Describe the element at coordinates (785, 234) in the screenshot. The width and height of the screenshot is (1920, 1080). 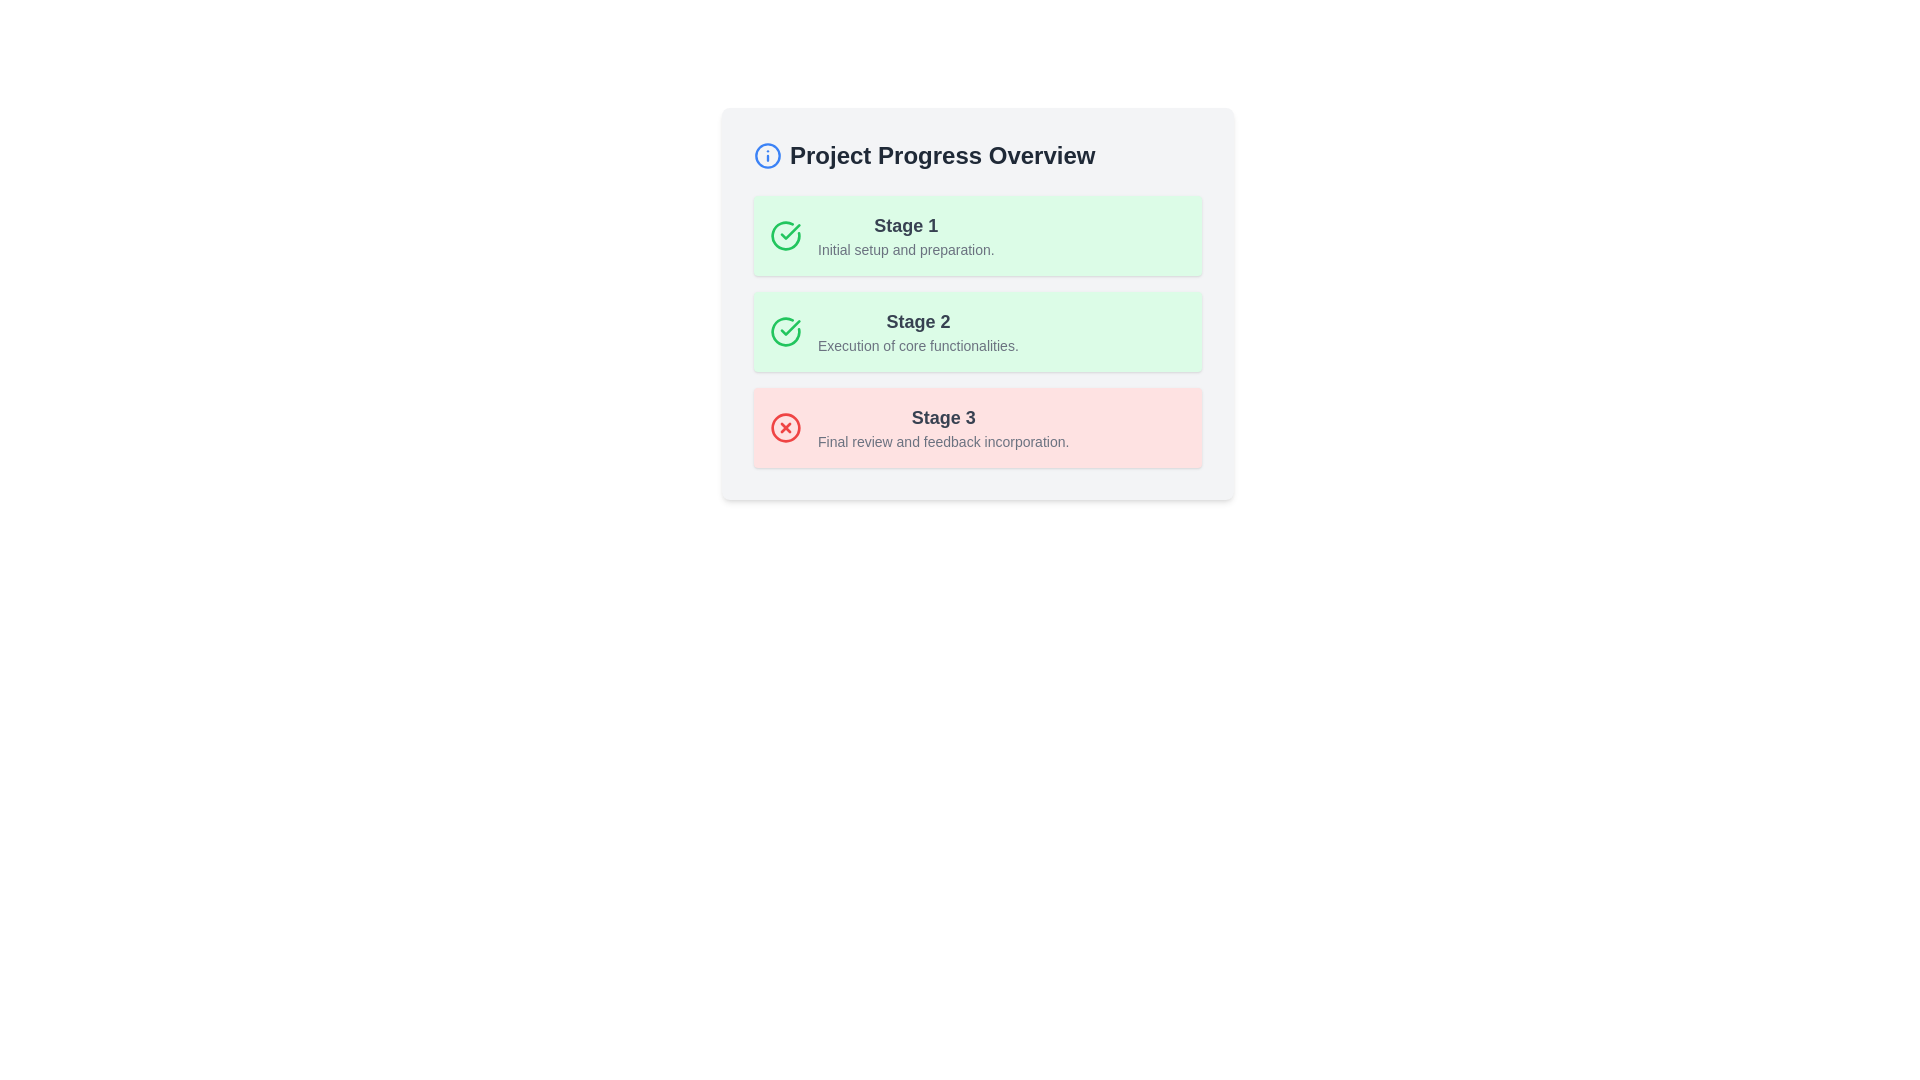
I see `the circular icon with a green checkmark inside, which is located at the top-left corner of the 'Stage 1' card` at that location.